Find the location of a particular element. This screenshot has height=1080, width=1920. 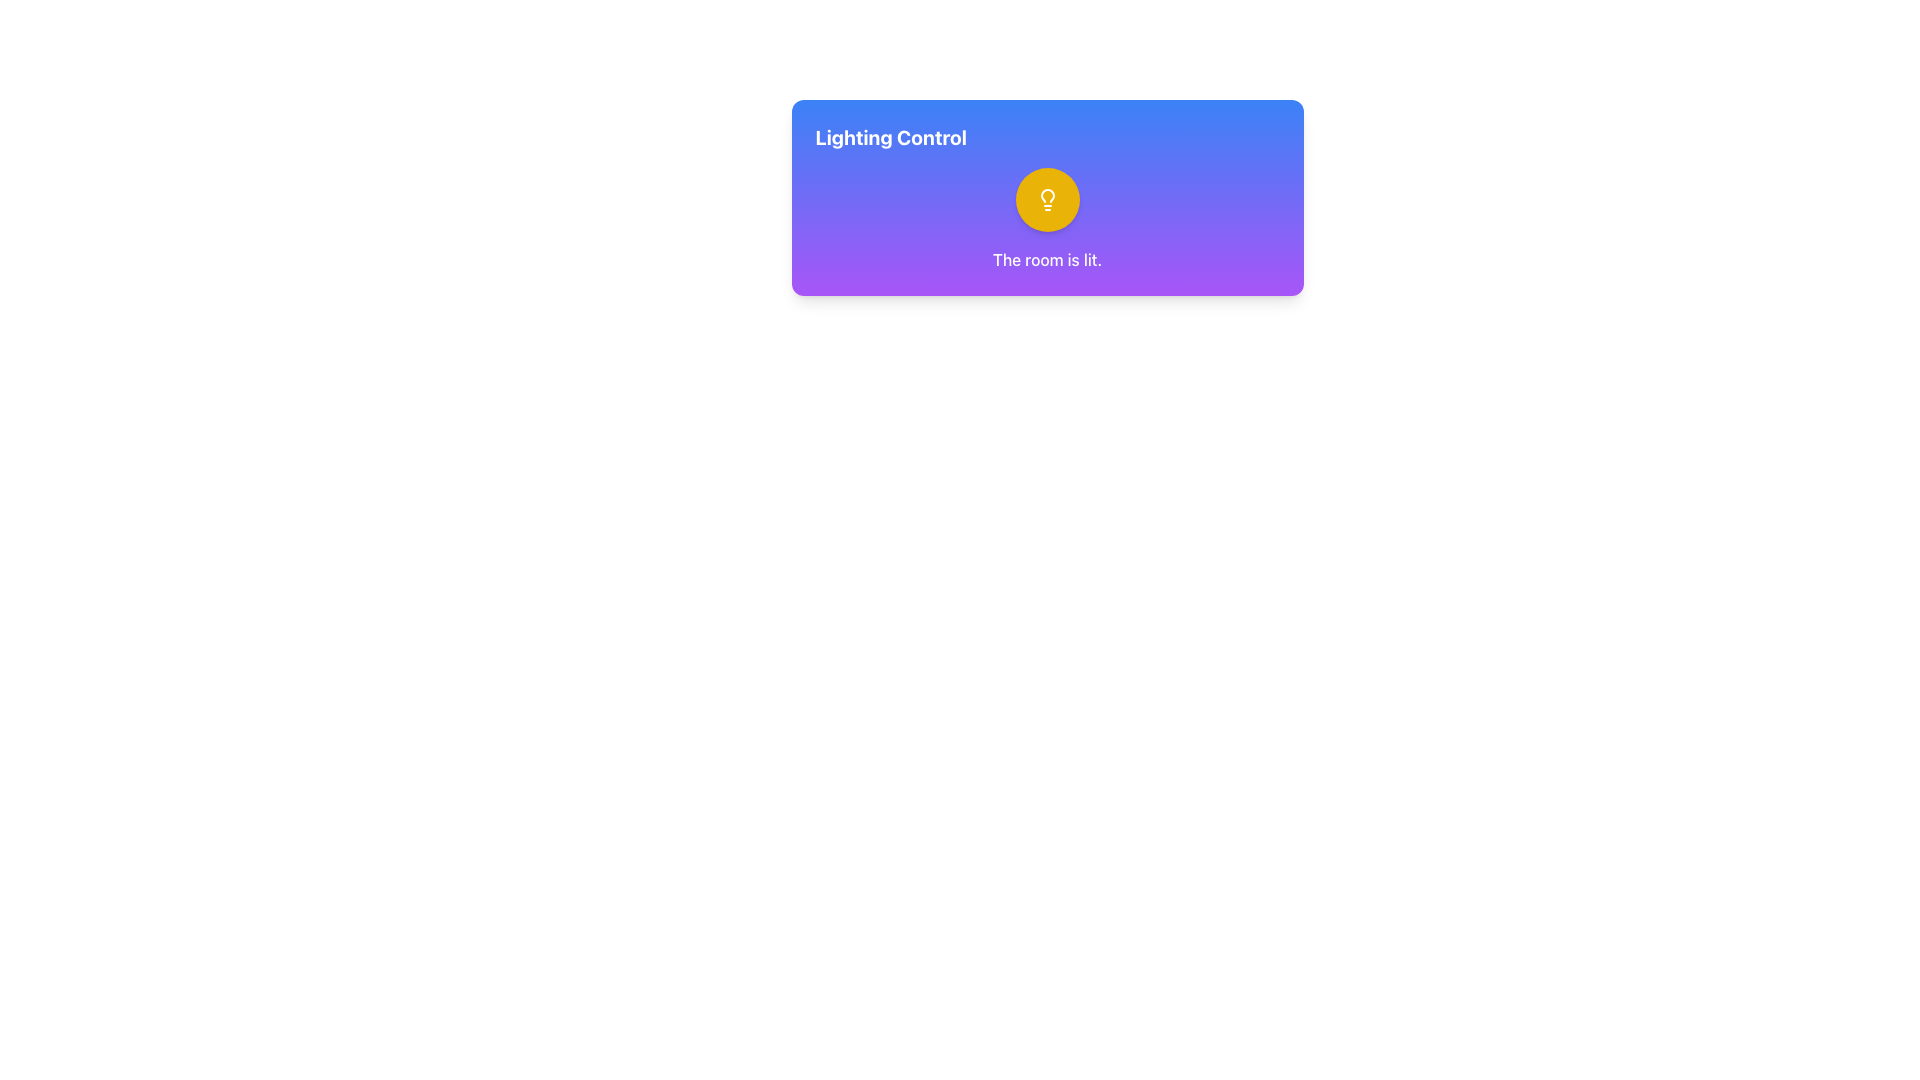

the appearance or tooltips of the central part of the lightbulb icon, which represents lighting functionality is located at coordinates (1046, 196).